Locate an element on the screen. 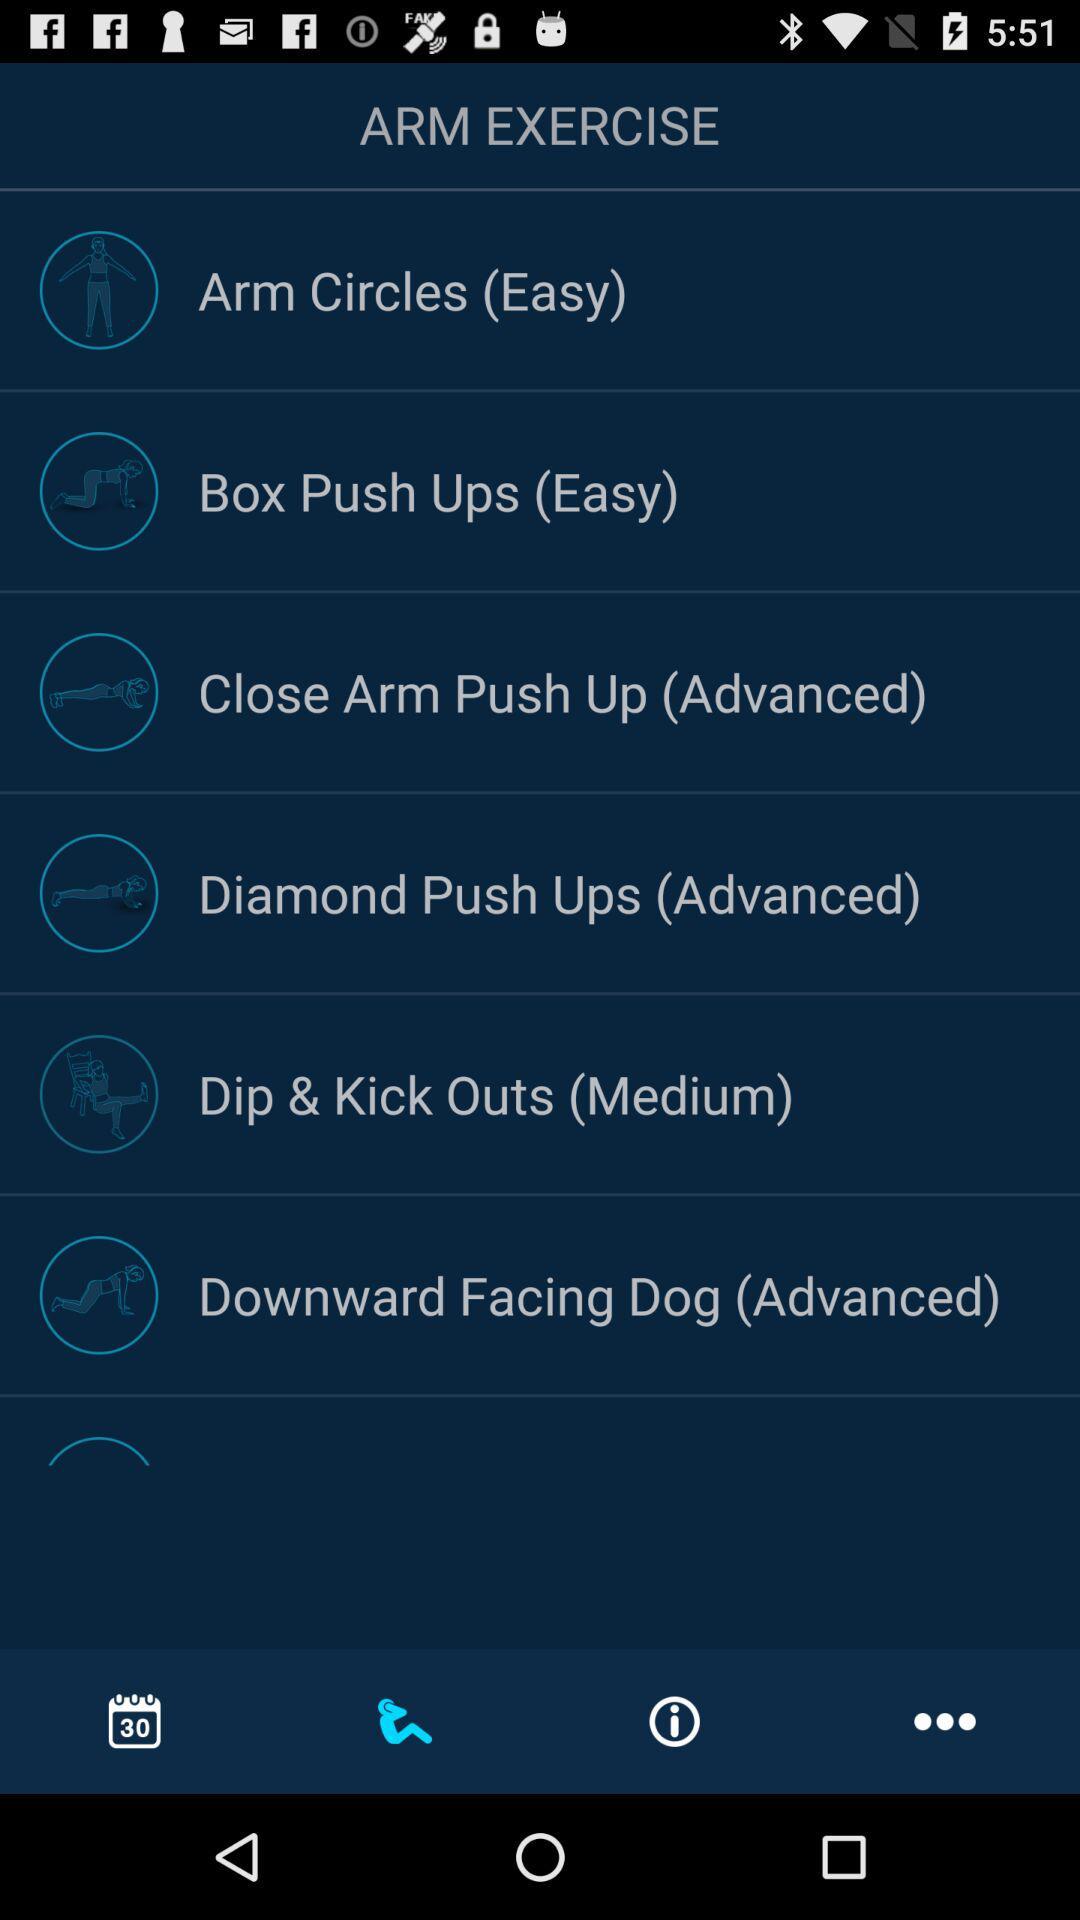 The width and height of the screenshot is (1080, 1920). the expand_less icon is located at coordinates (994, 155).